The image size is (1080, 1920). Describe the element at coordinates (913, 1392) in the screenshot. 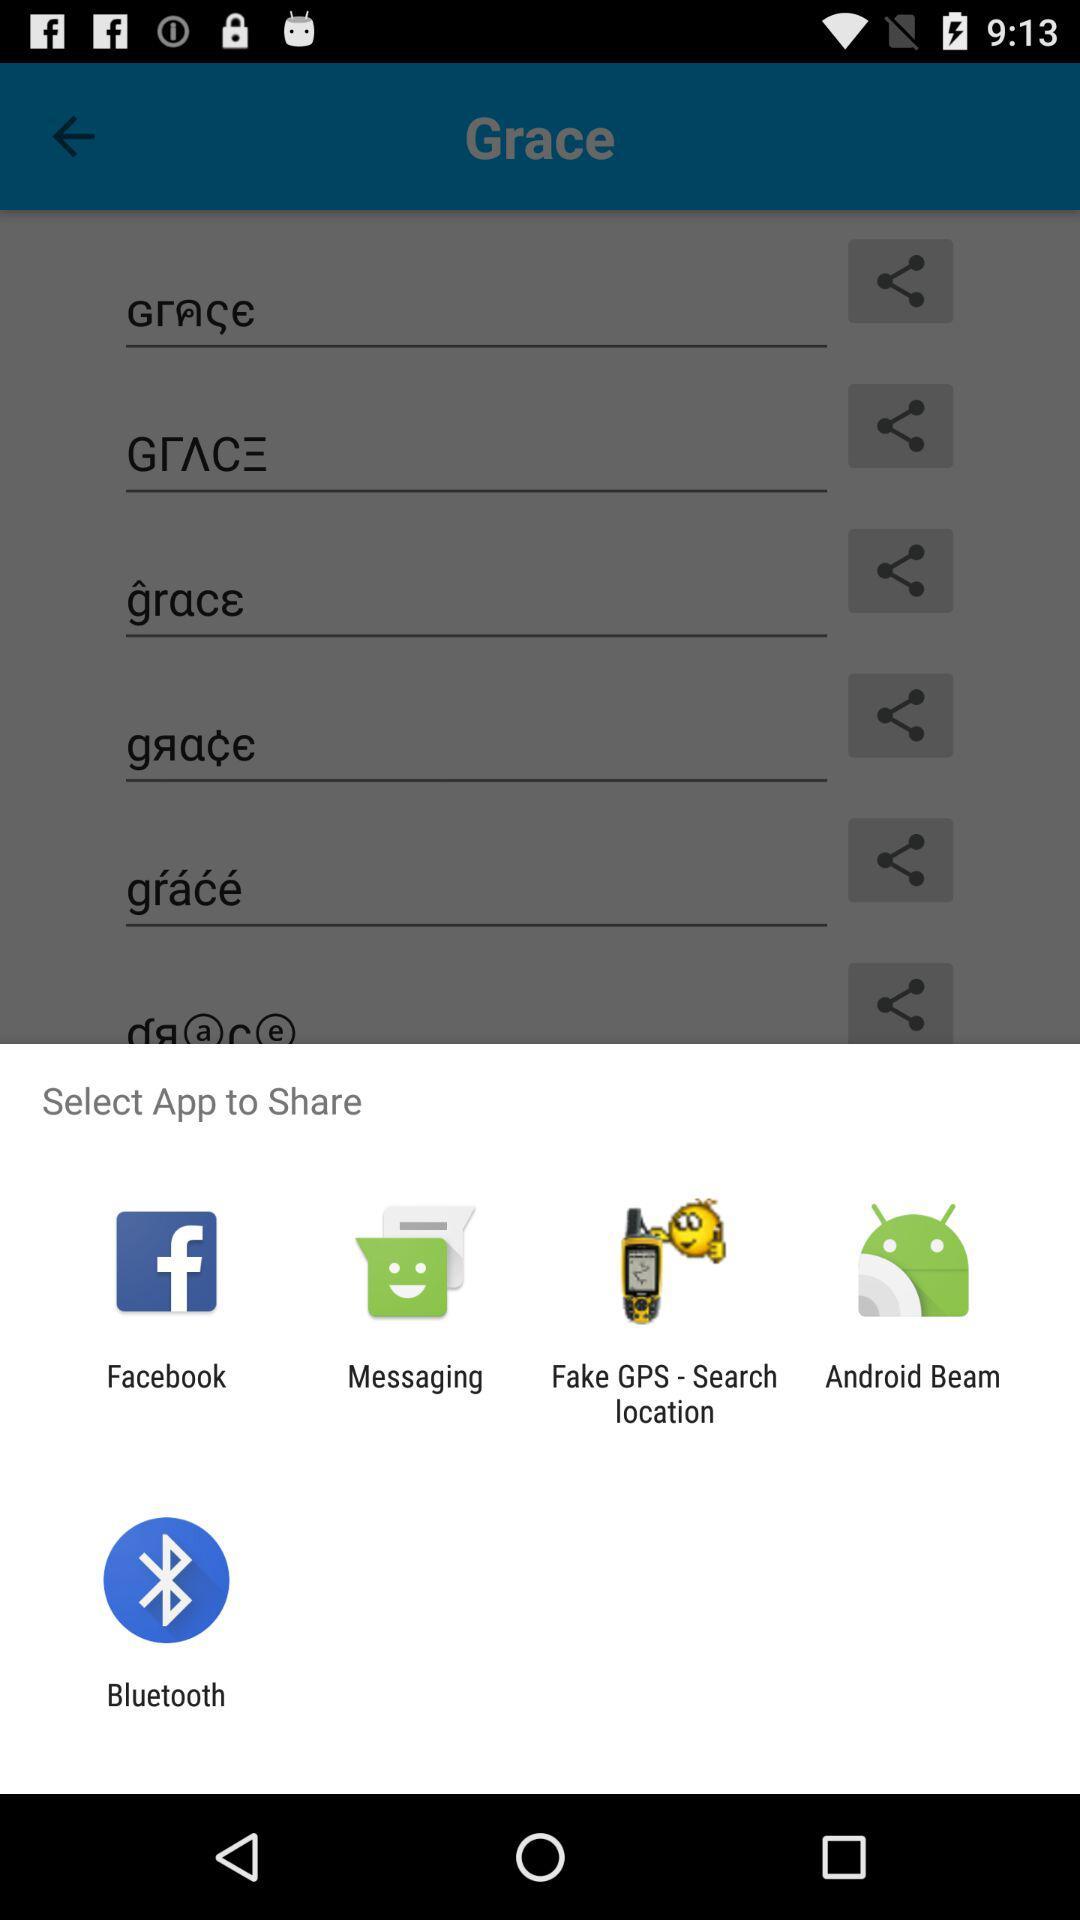

I see `the icon to the right of fake gps search app` at that location.